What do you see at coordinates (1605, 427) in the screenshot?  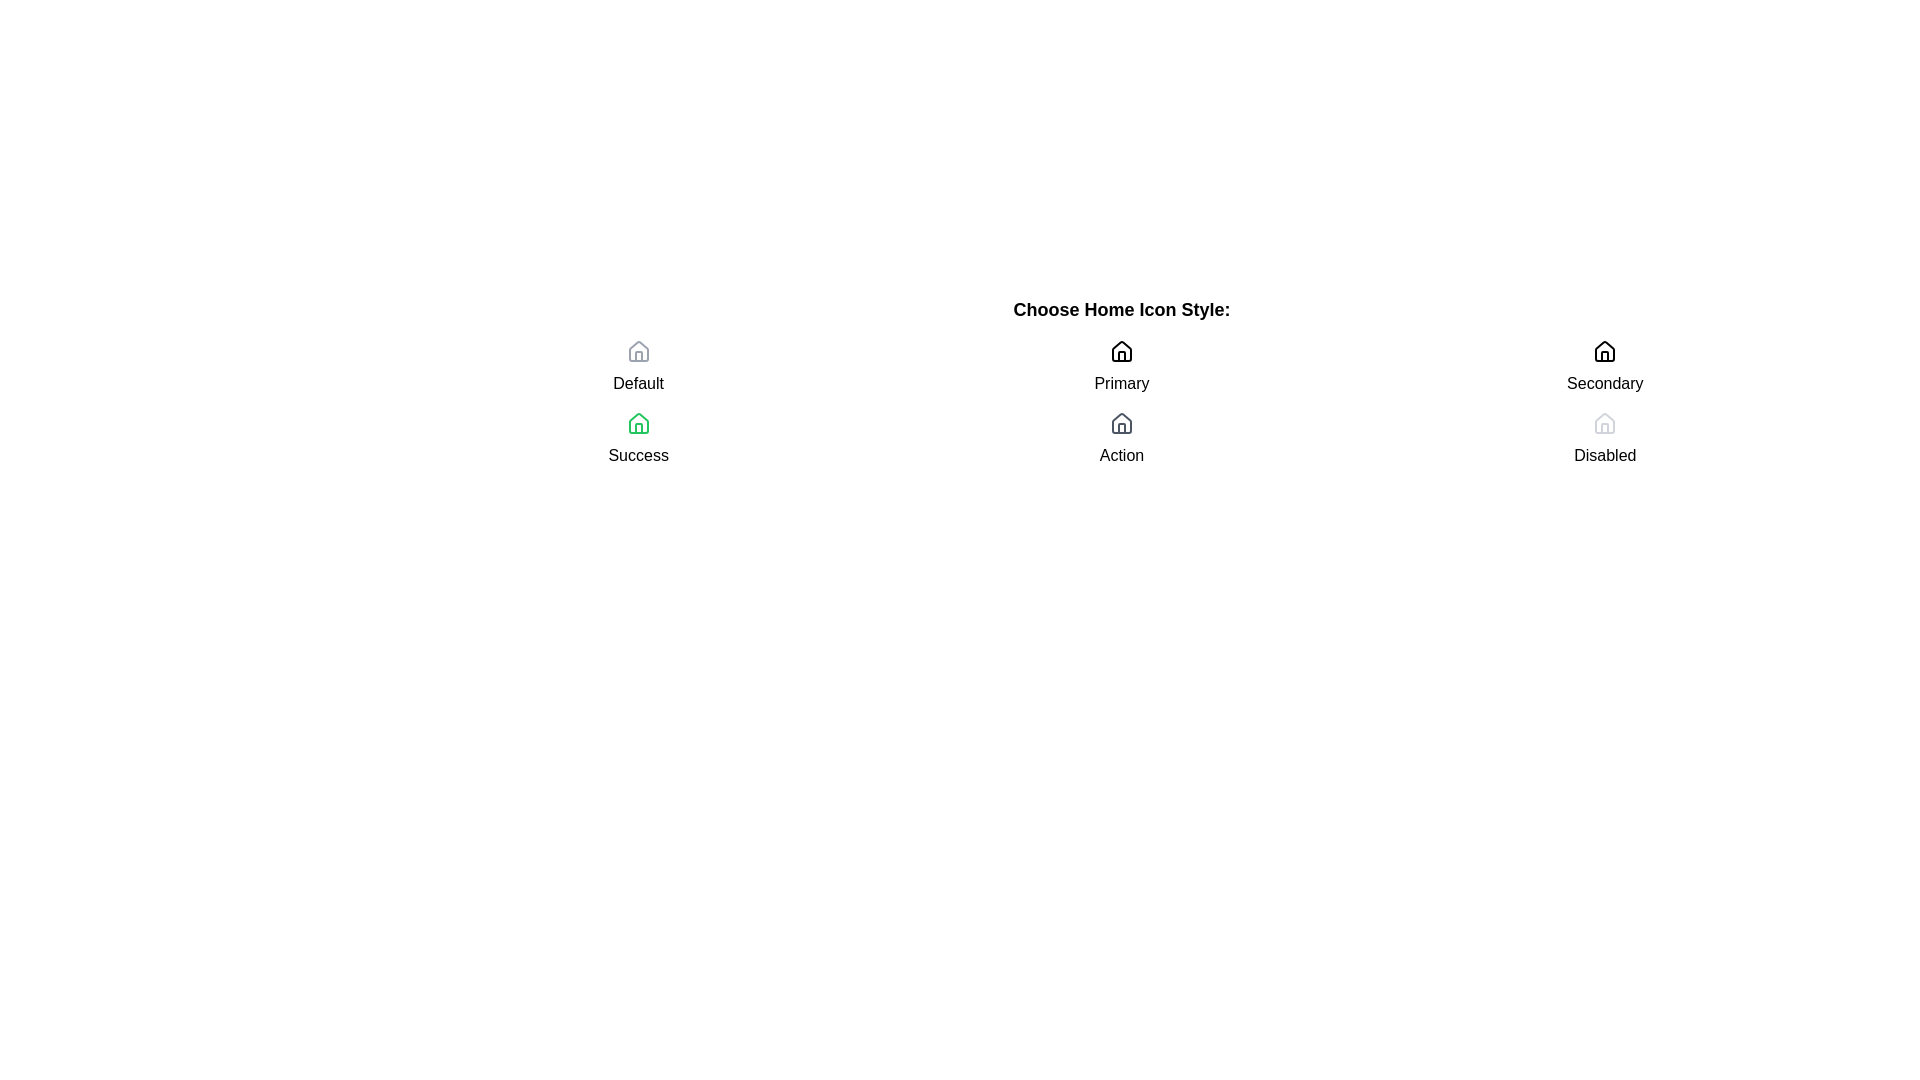 I see `the 'Disabled' house icon in the 'Choose Home Icon Style:' section of the SVG graphic` at bounding box center [1605, 427].